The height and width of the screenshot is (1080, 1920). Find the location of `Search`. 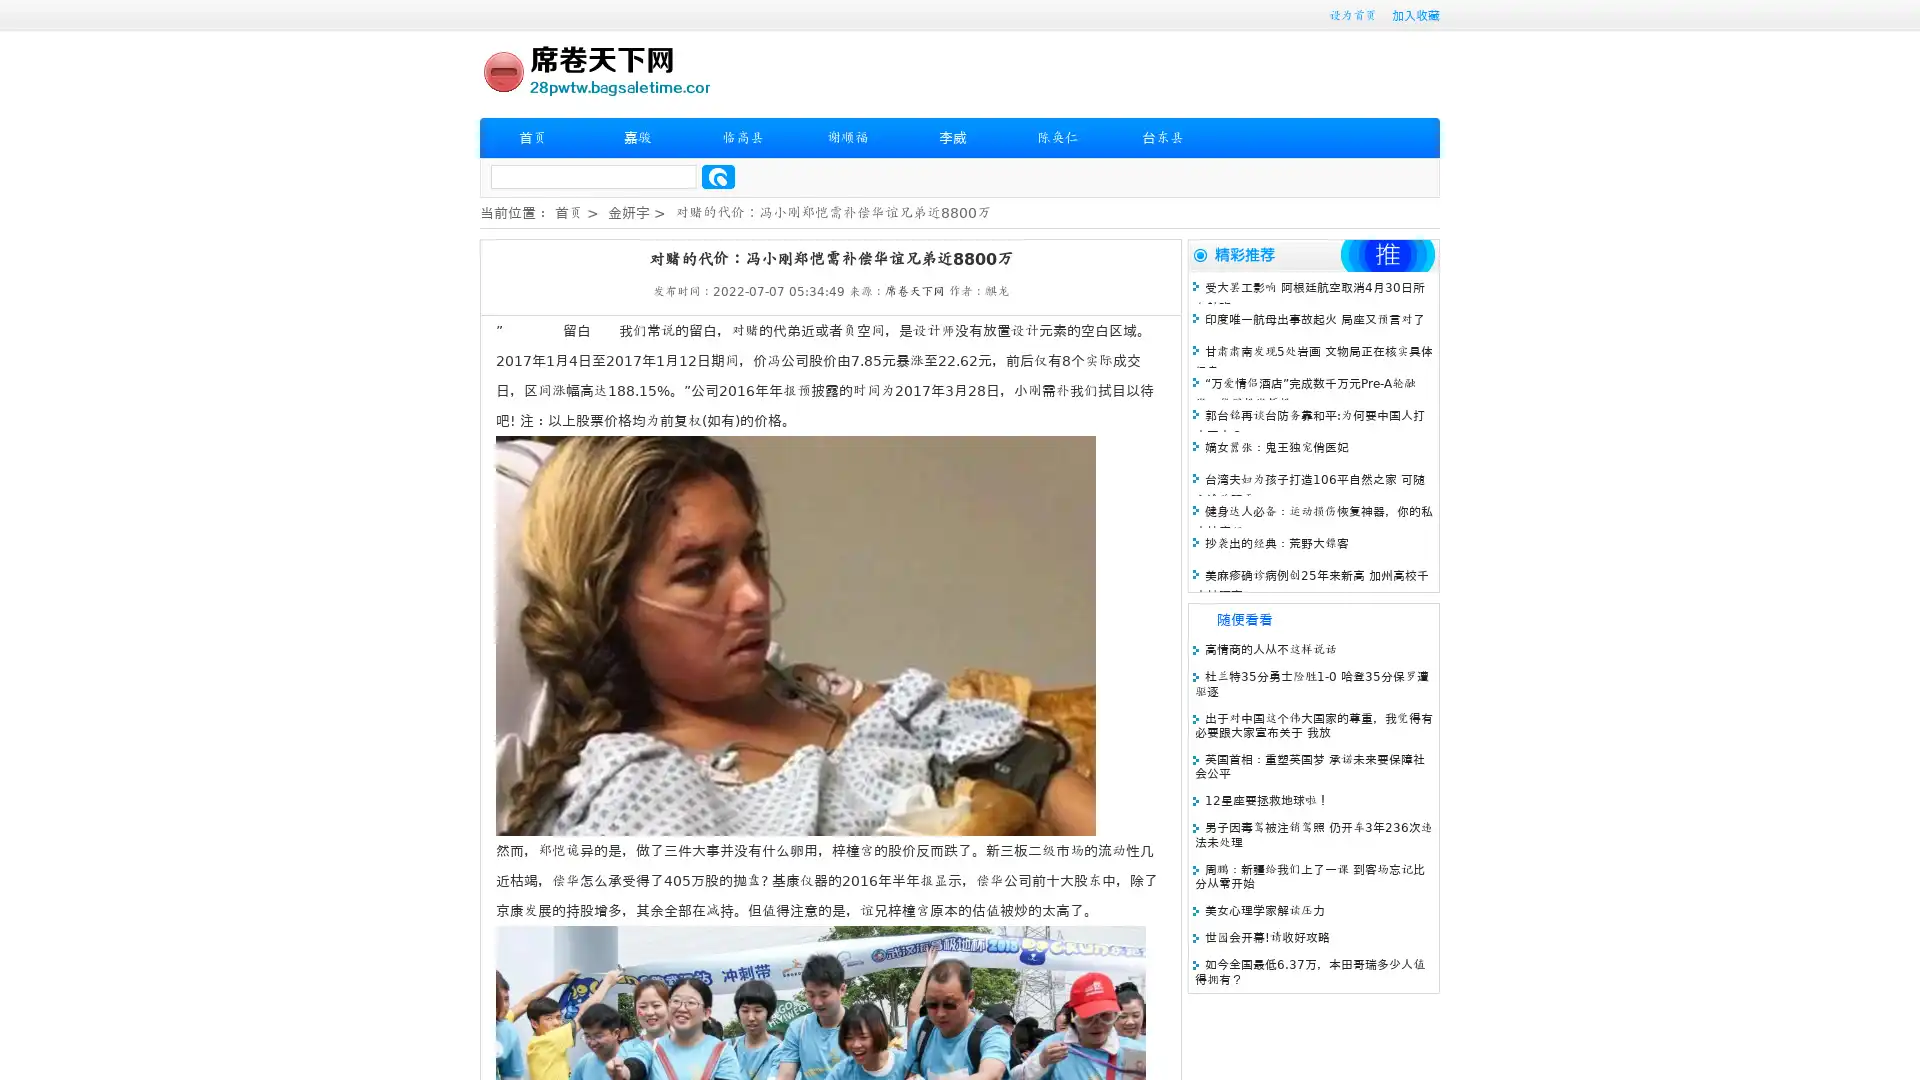

Search is located at coordinates (718, 176).